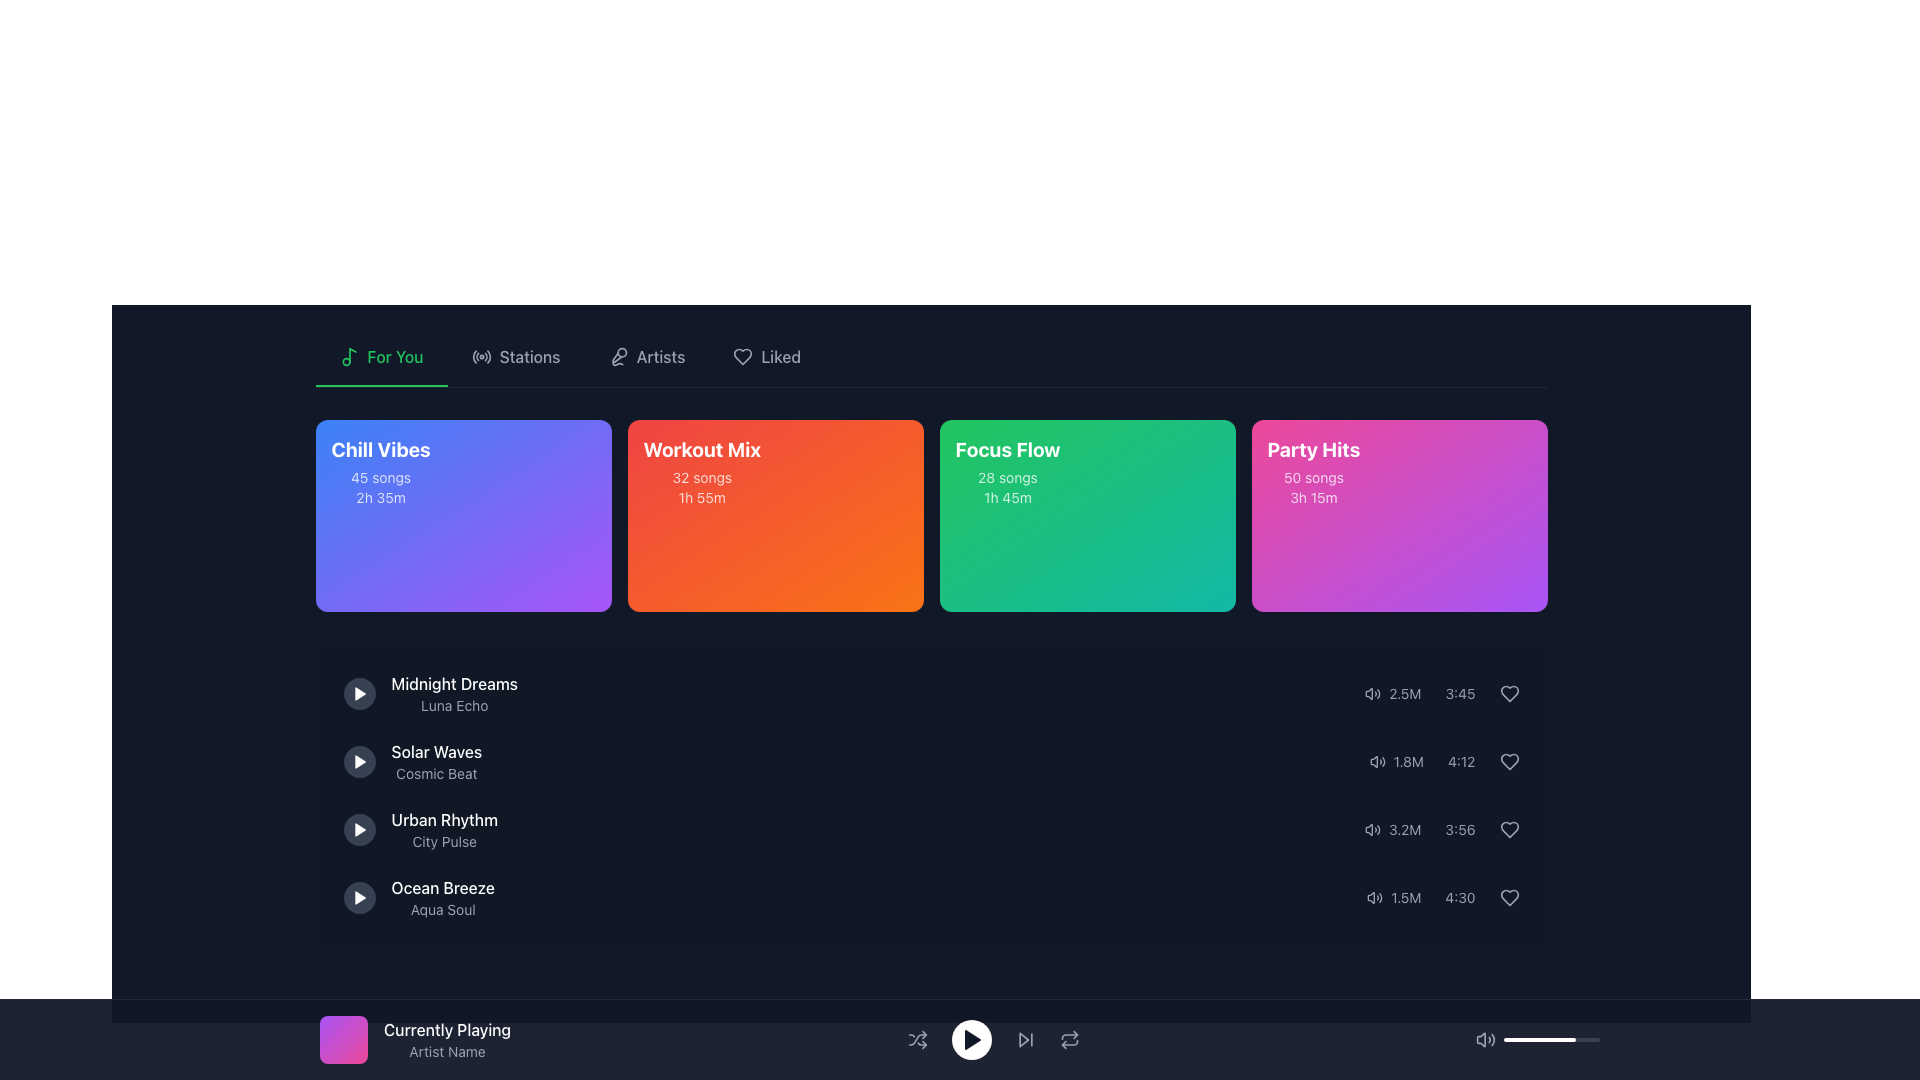 Image resolution: width=1920 pixels, height=1080 pixels. I want to click on the fourth button in the top navigation bar, which allows access to the user's liked or favored content, so click(766, 357).